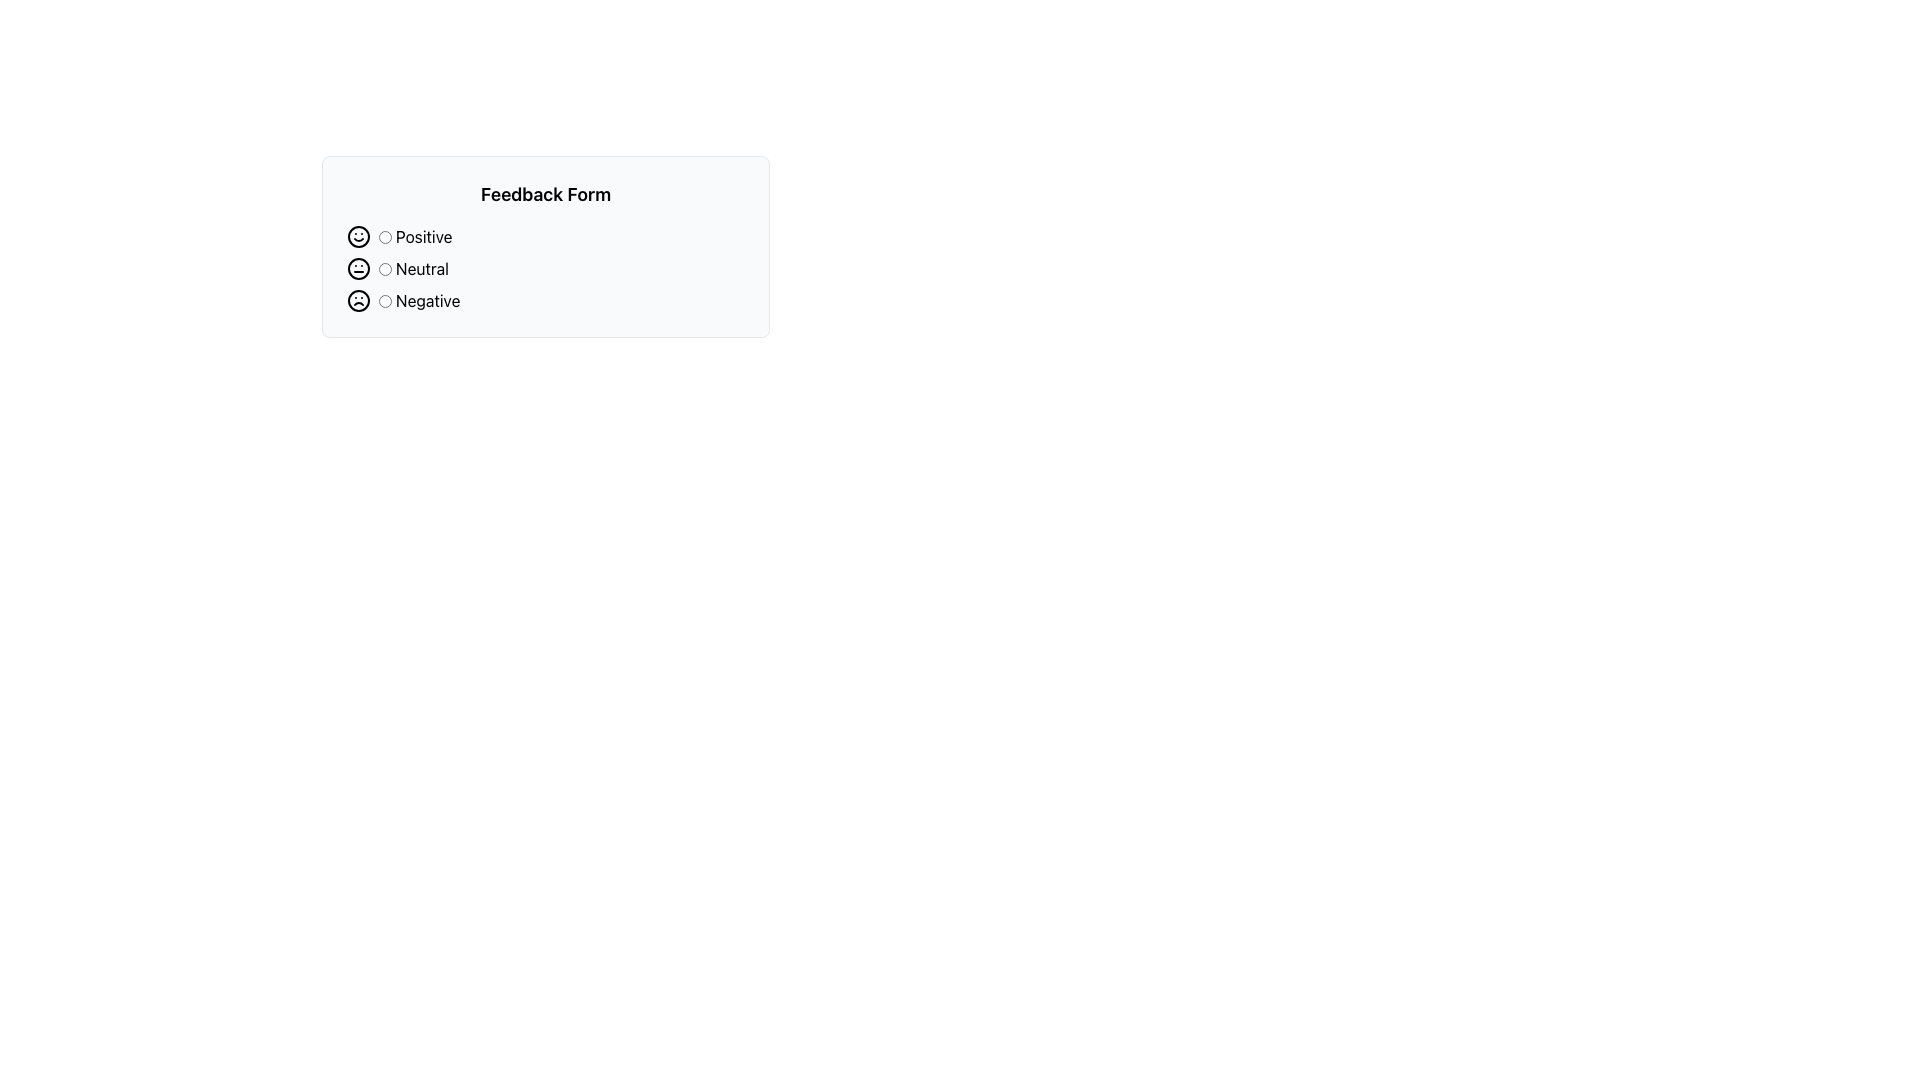 This screenshot has width=1920, height=1080. Describe the element at coordinates (359, 235) in the screenshot. I see `the smiley face icon located in the 'Feedback Form' component, which precedes the 'Positive' radio button` at that location.